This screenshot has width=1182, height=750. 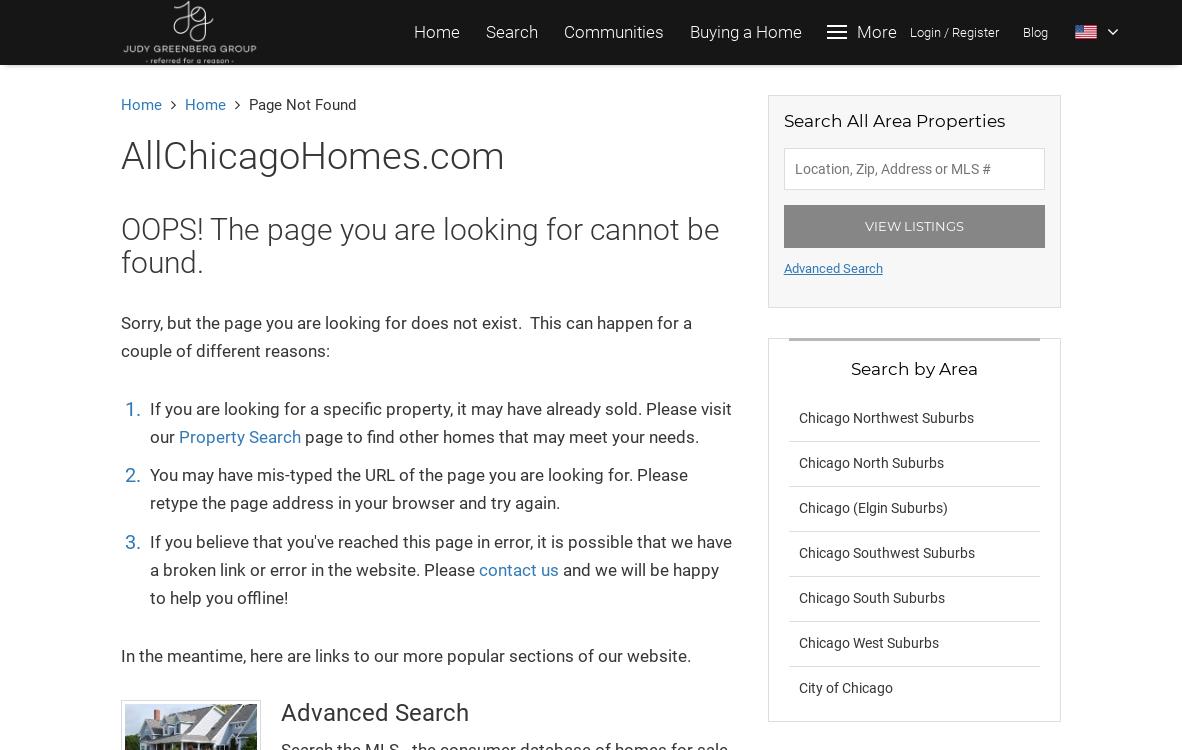 I want to click on 'Login', so click(x=863, y=32).